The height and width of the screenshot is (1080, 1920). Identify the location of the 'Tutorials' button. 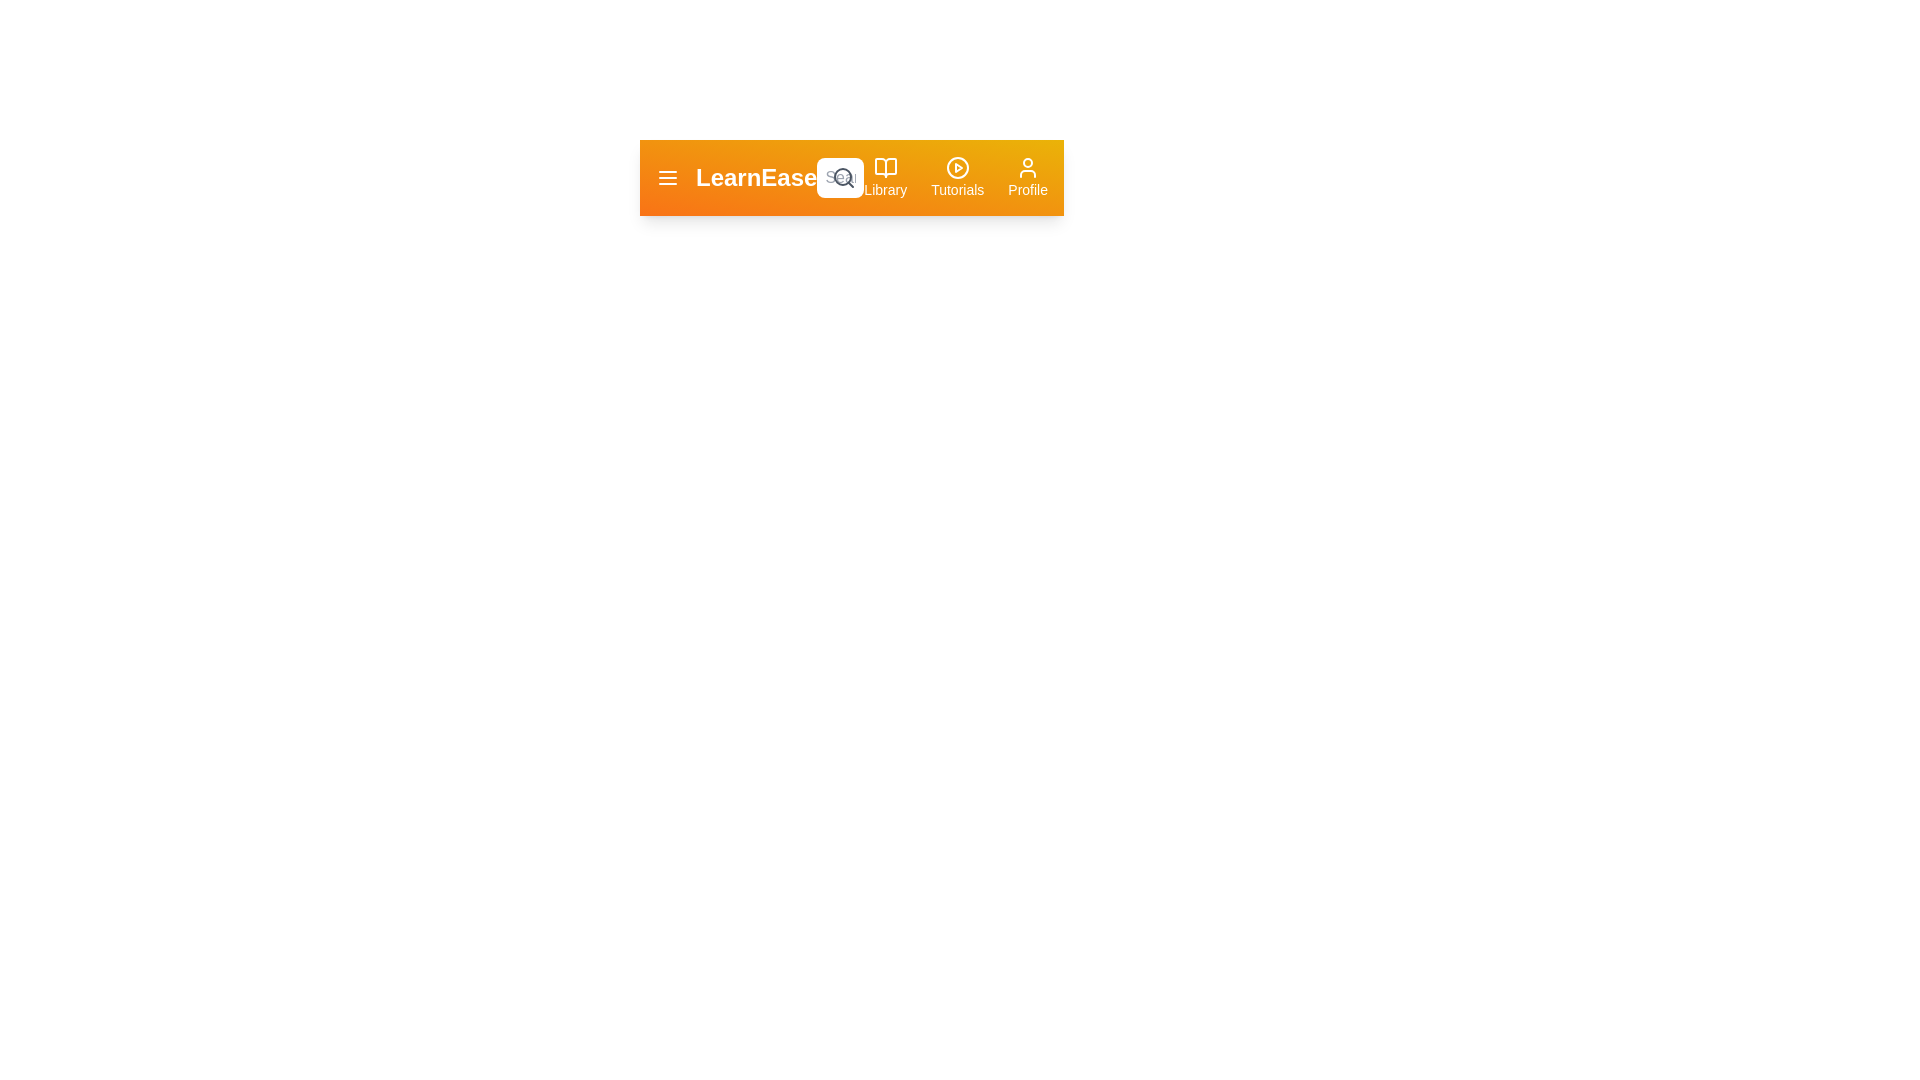
(955, 176).